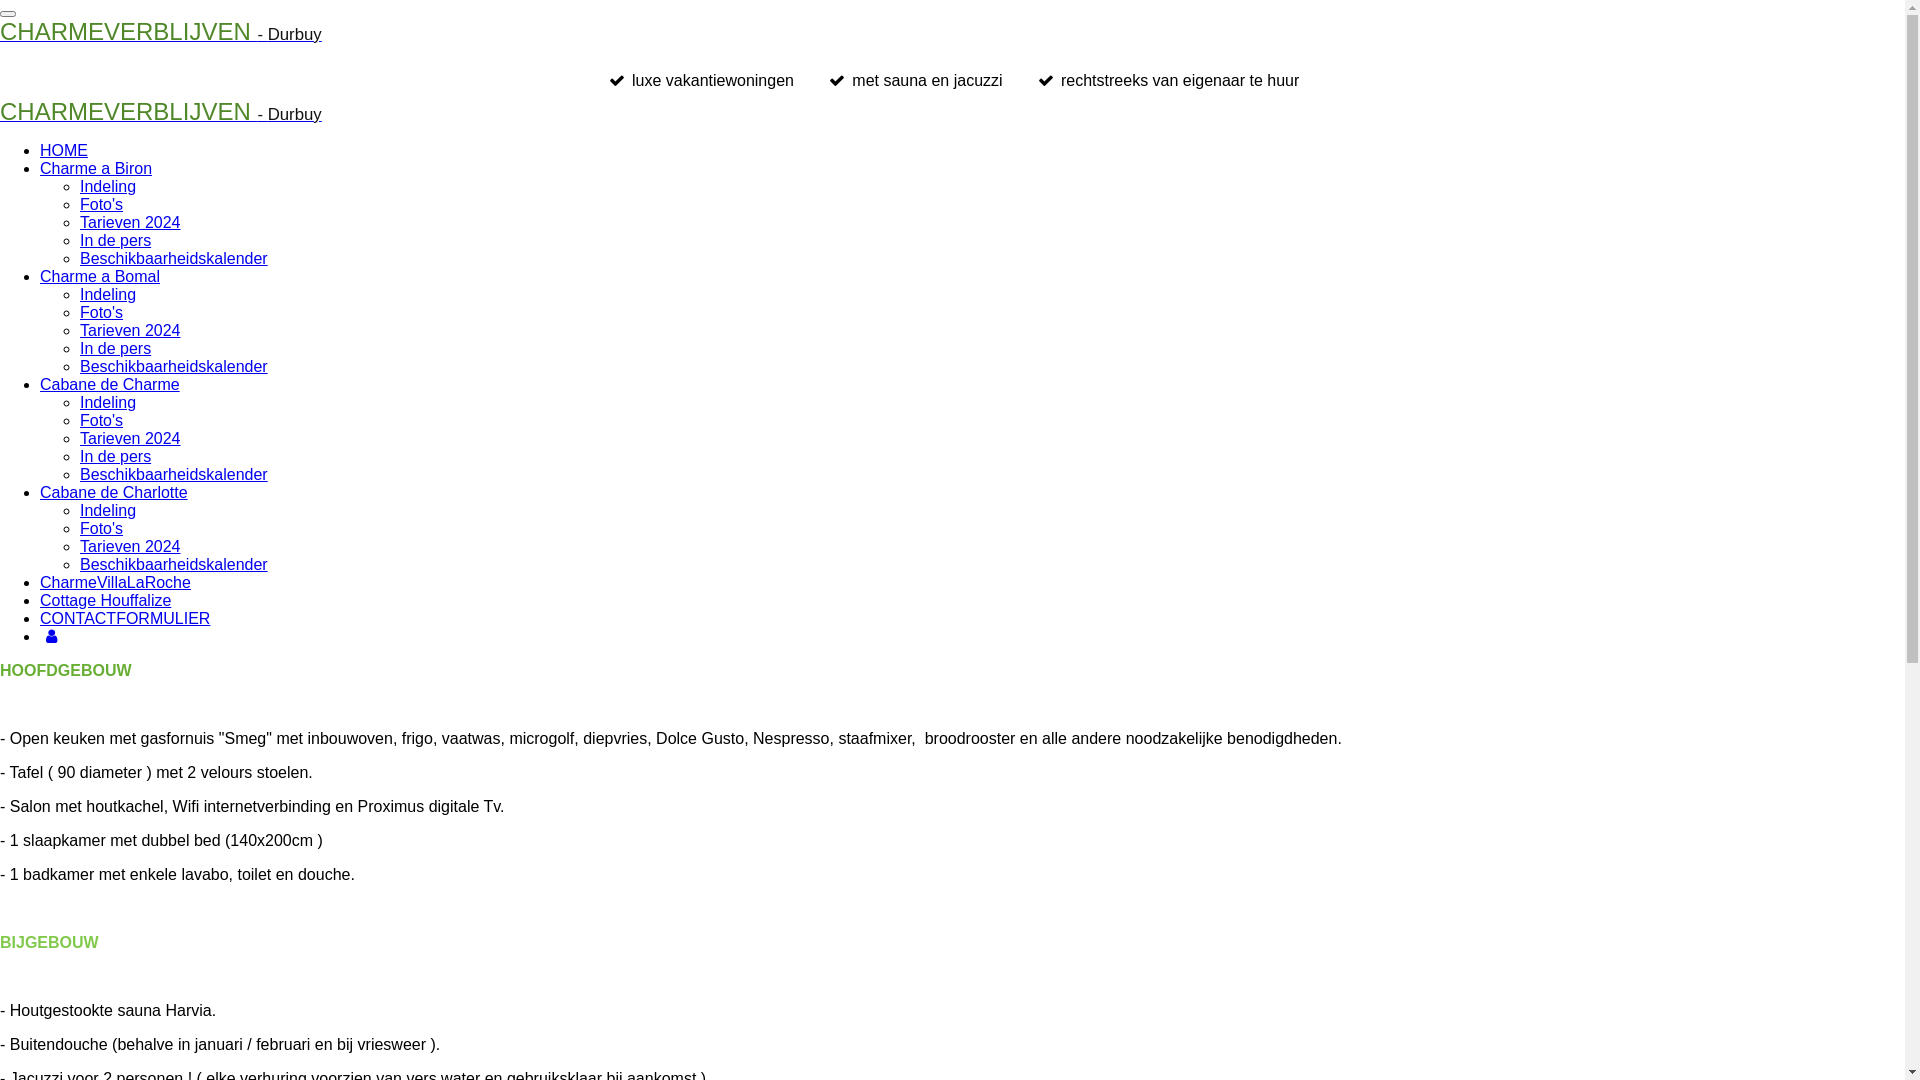 The height and width of the screenshot is (1080, 1920). What do you see at coordinates (99, 276) in the screenshot?
I see `'Charme a Bomal'` at bounding box center [99, 276].